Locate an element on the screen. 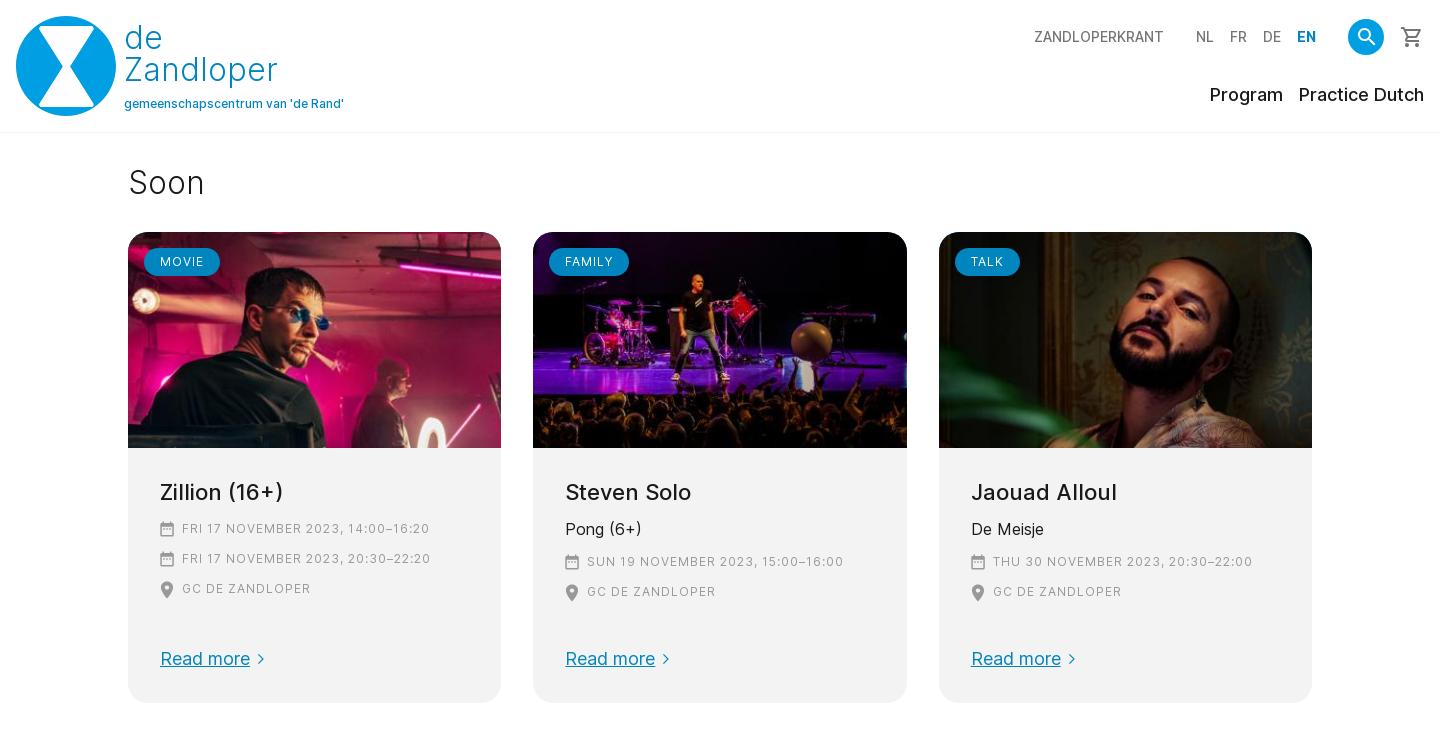  'fr' is located at coordinates (1237, 35).